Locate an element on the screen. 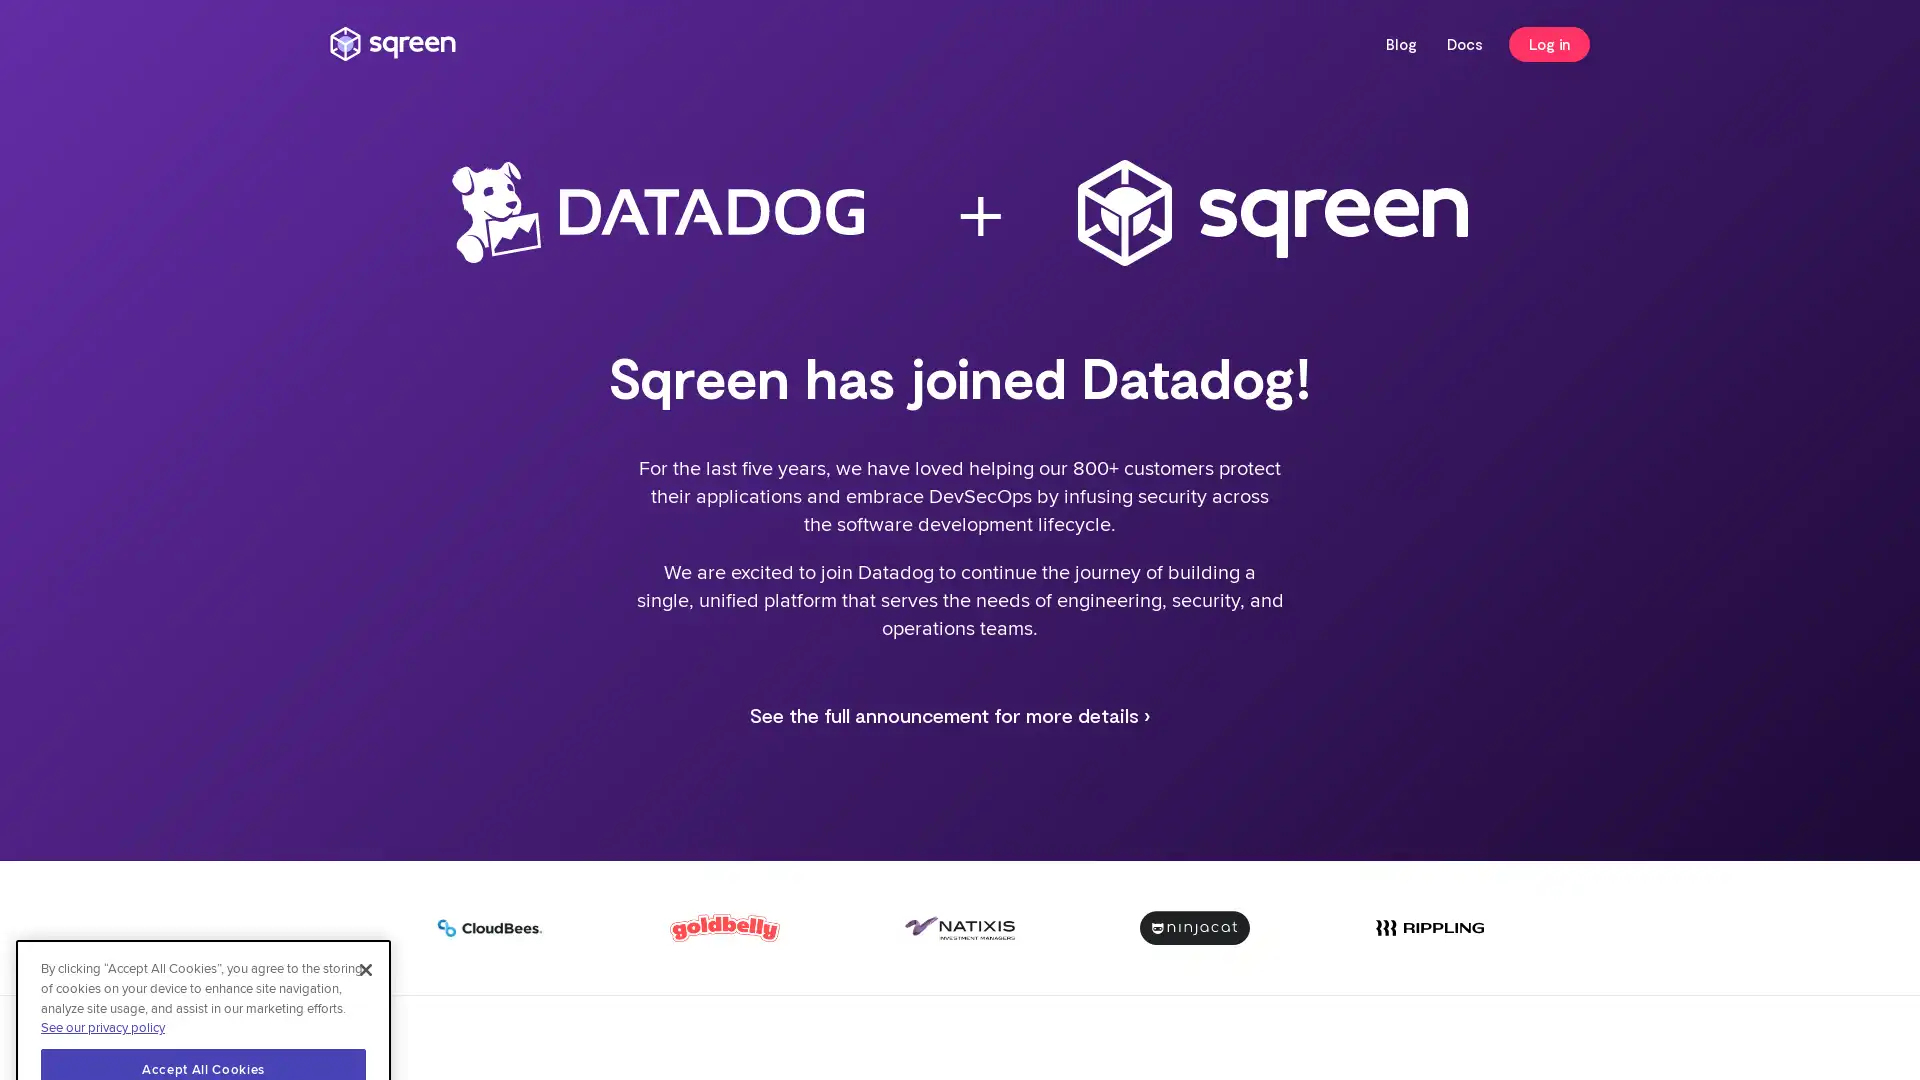 The width and height of the screenshot is (1920, 1080). Accept All Cookies is located at coordinates (203, 951).